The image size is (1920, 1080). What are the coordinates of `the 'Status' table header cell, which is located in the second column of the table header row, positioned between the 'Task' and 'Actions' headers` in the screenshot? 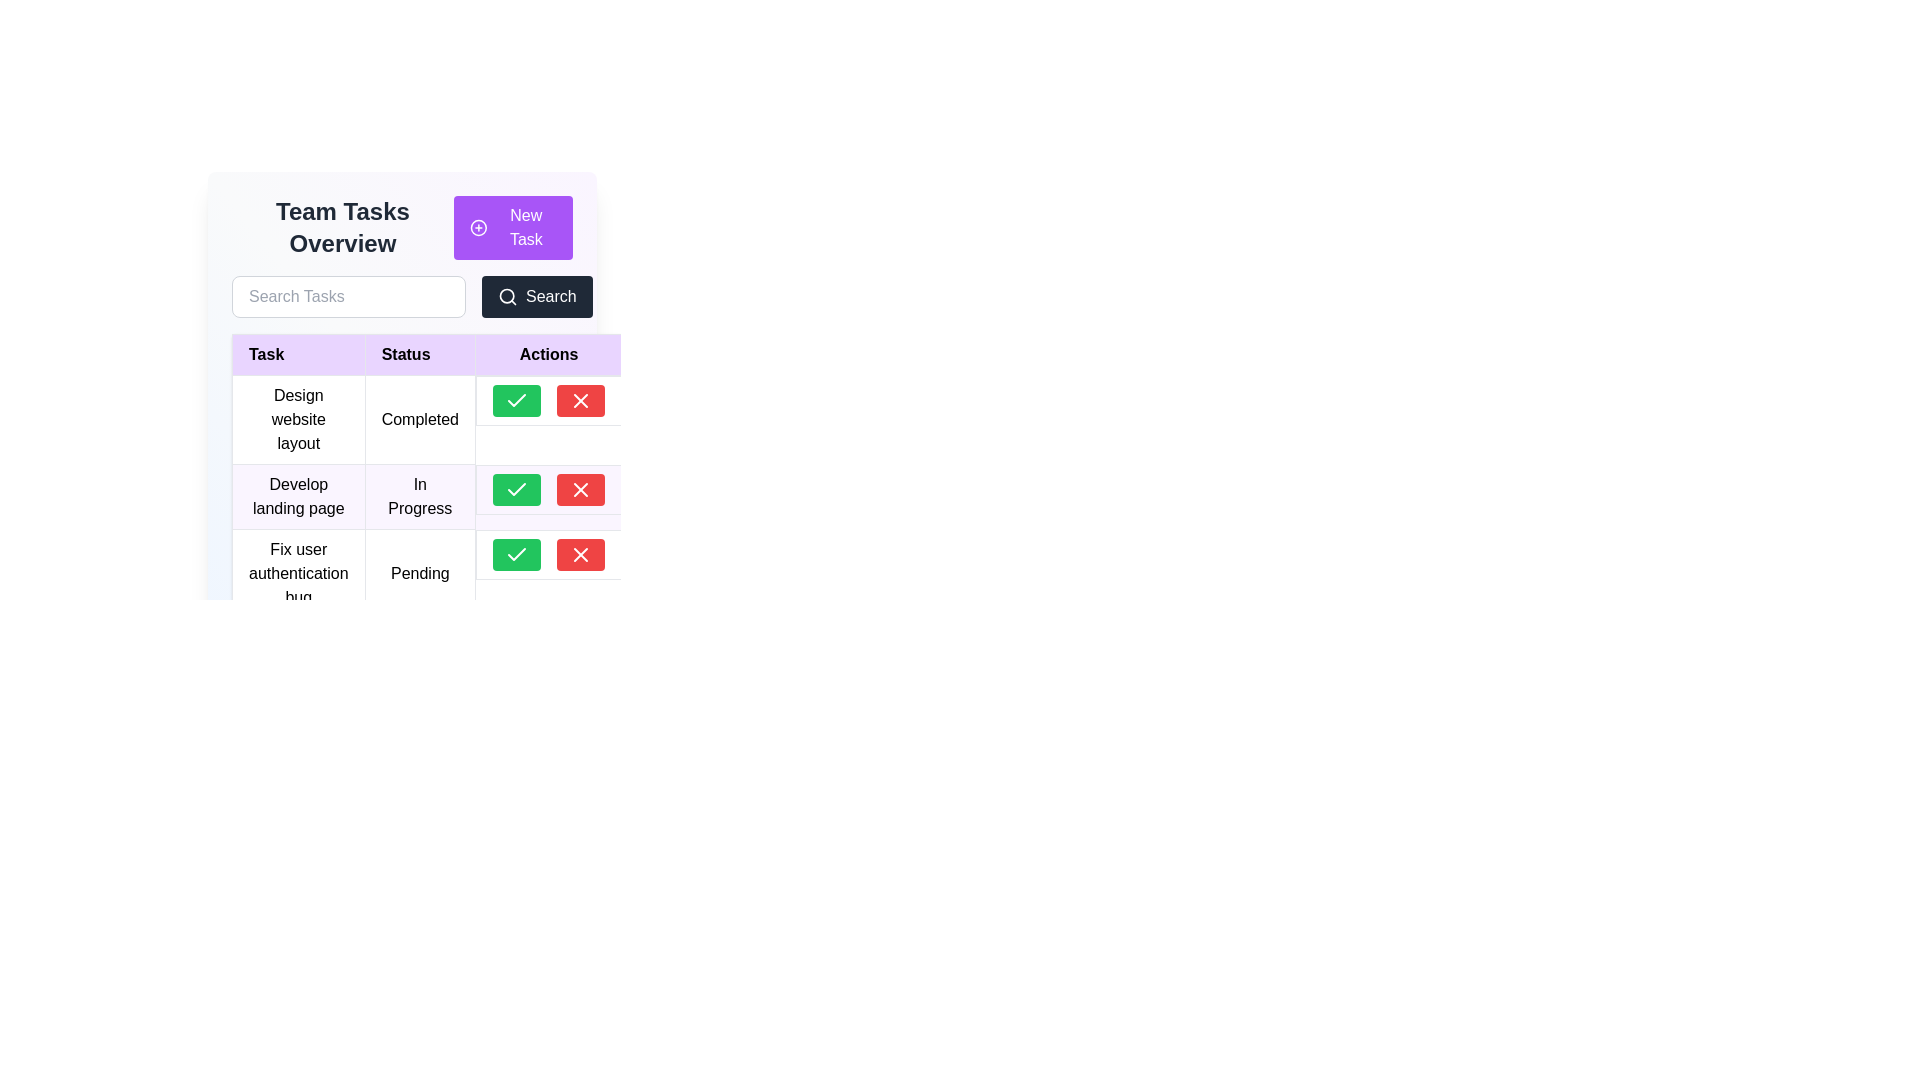 It's located at (419, 353).